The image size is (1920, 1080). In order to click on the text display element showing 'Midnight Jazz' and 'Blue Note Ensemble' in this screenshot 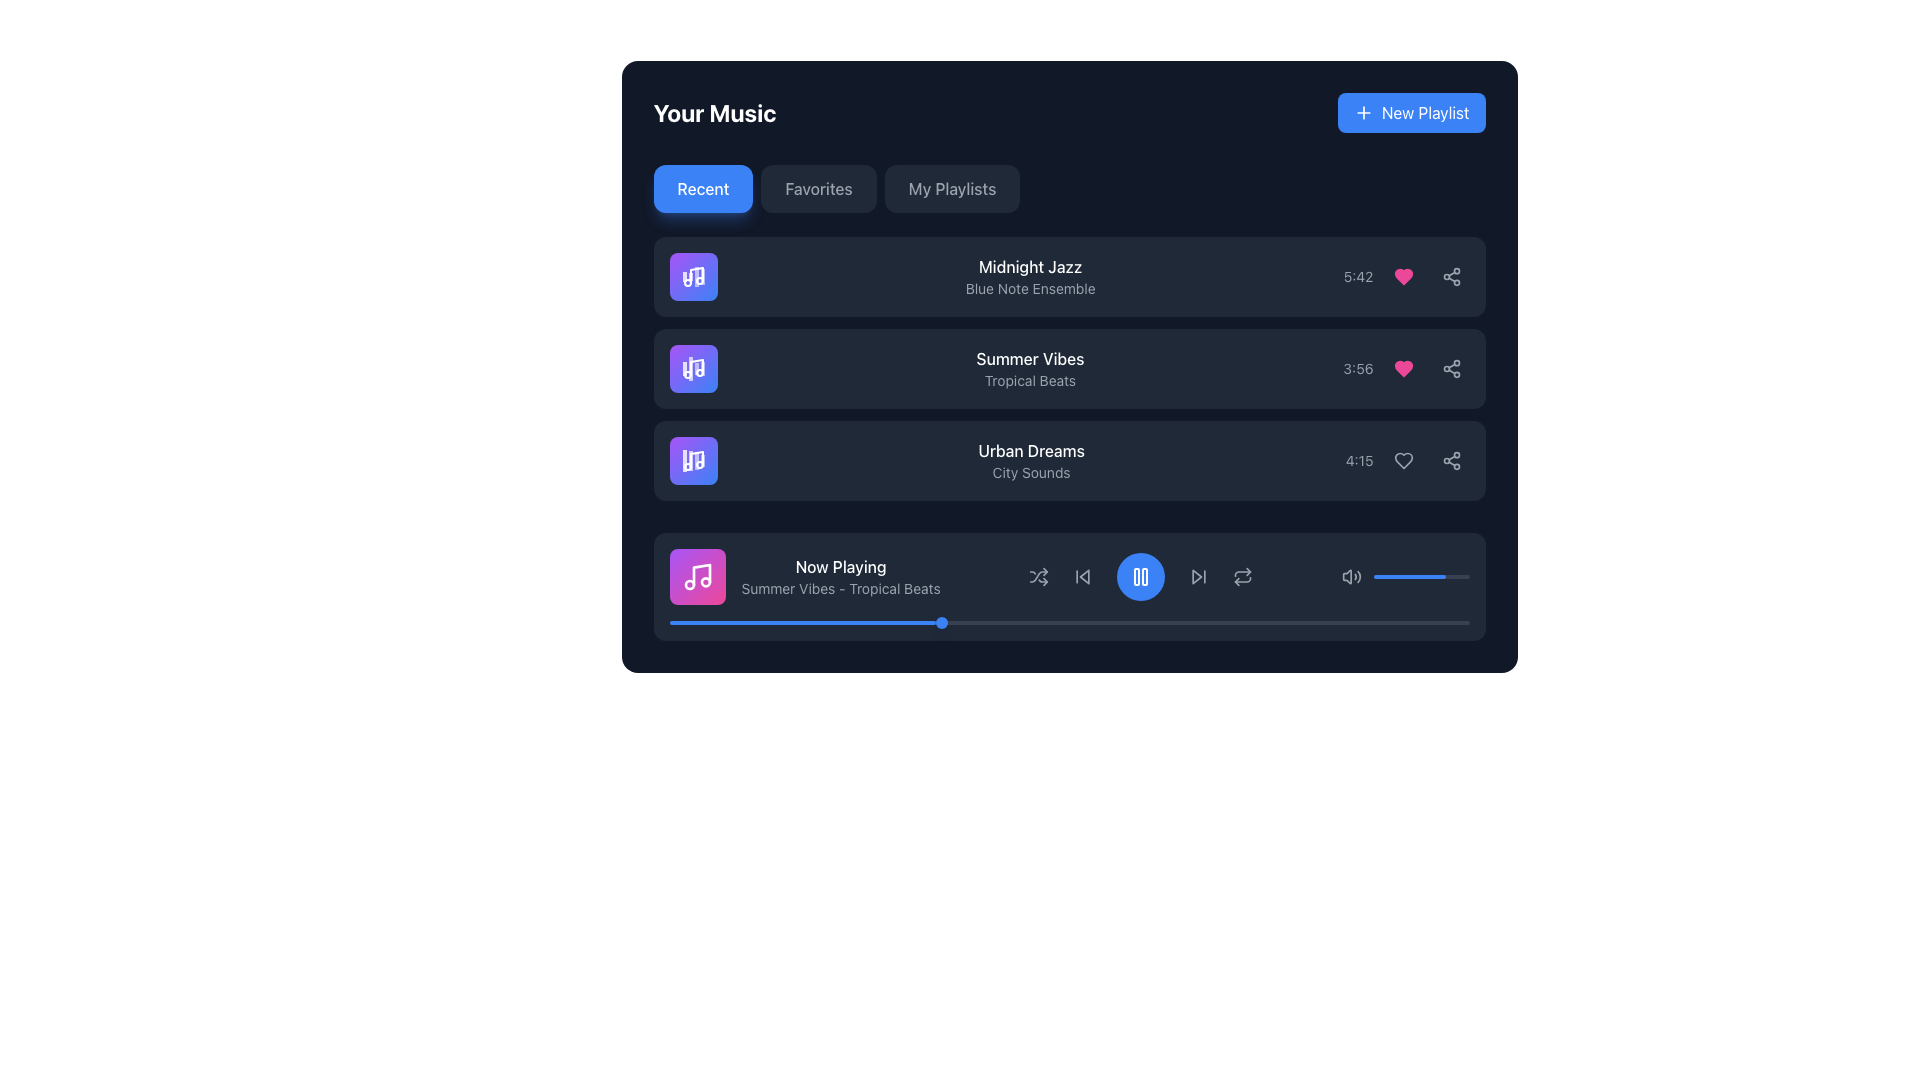, I will do `click(1030, 277)`.